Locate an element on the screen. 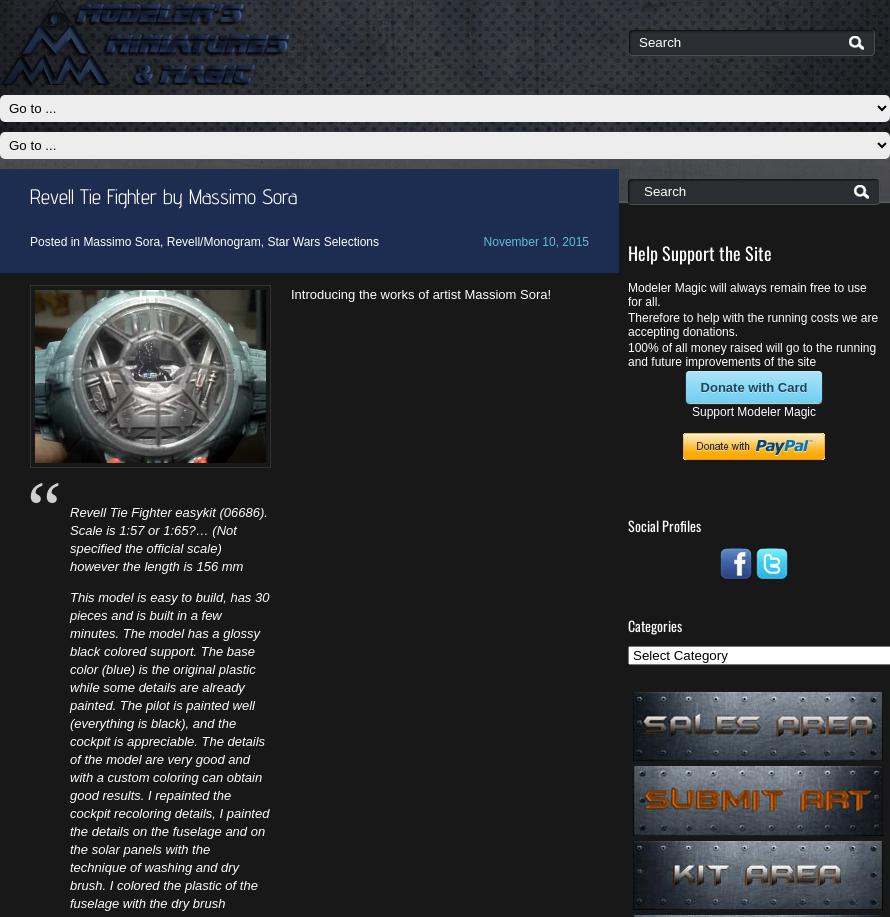  'Introducing the works of artist Massiom Sora!' is located at coordinates (419, 294).